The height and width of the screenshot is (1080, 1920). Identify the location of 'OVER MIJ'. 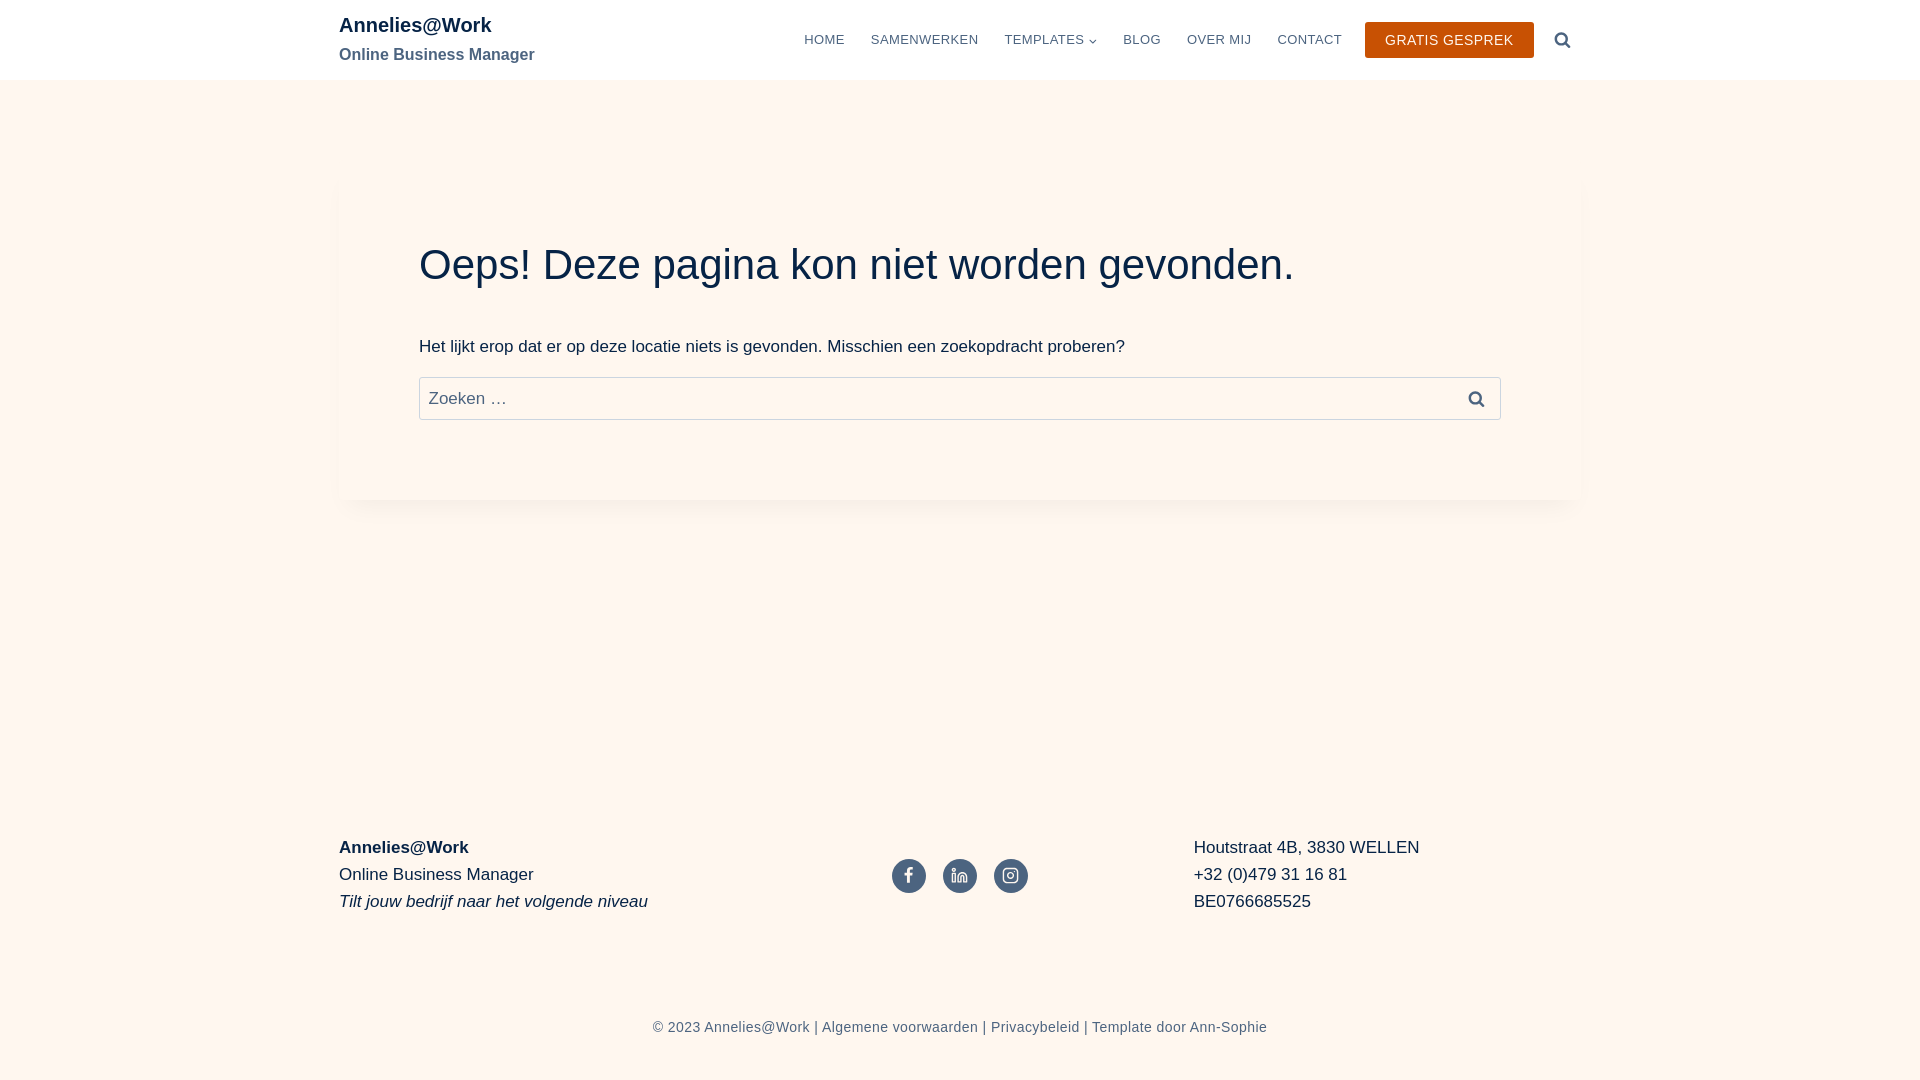
(1218, 39).